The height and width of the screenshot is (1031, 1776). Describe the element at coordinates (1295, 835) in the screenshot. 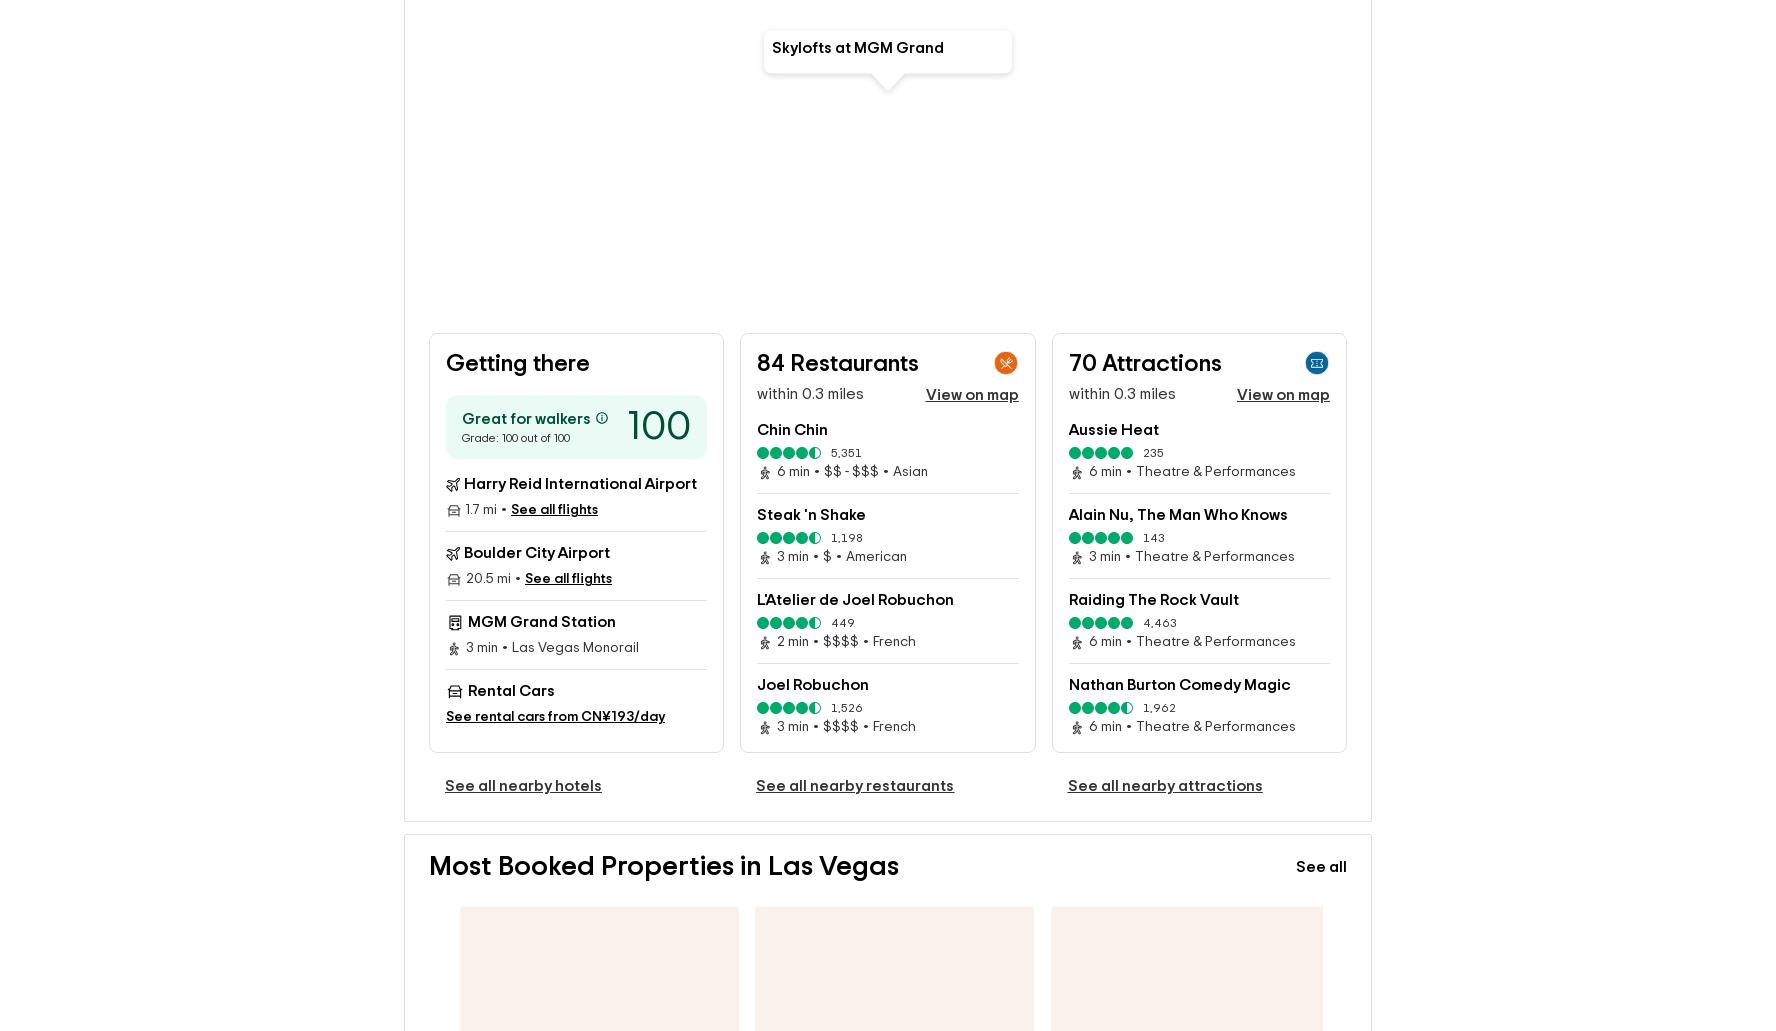

I see `'See all'` at that location.